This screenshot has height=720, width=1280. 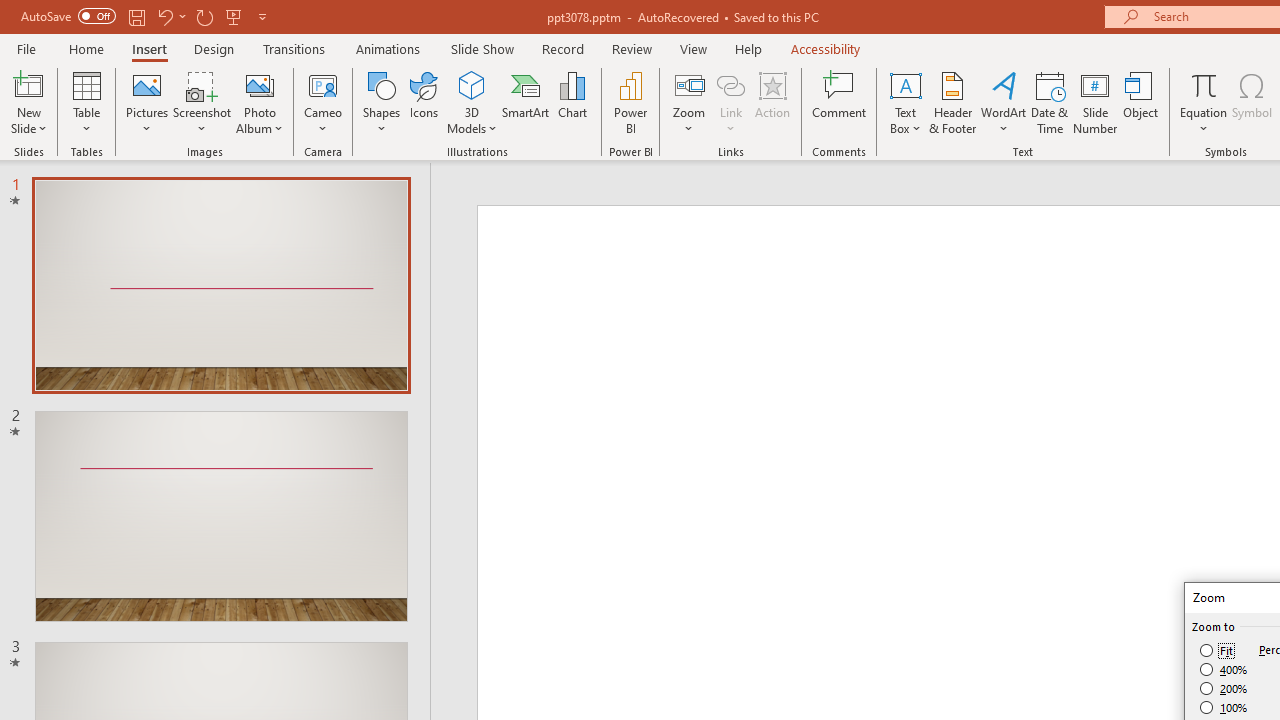 What do you see at coordinates (1141, 103) in the screenshot?
I see `'Object...'` at bounding box center [1141, 103].